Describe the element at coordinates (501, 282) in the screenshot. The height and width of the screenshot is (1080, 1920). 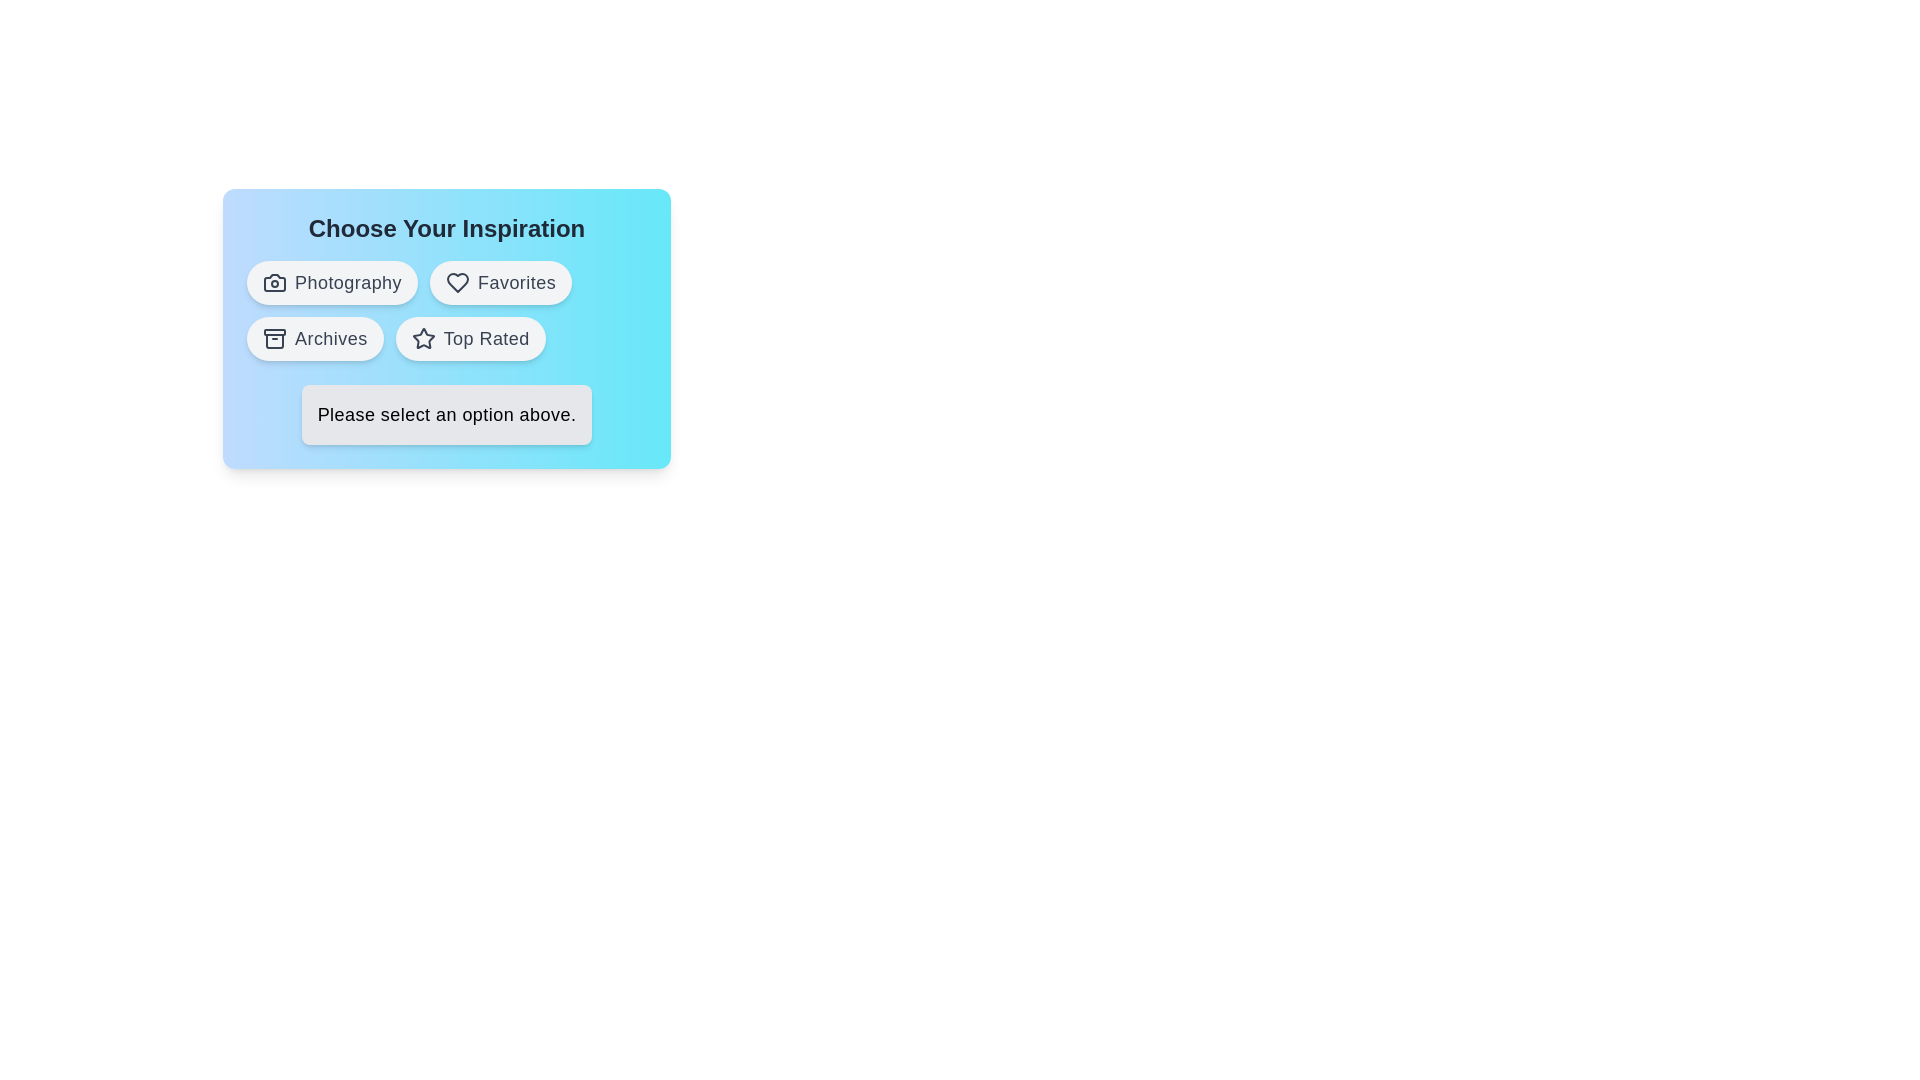
I see `the 'Favorites' button, which is the second button in a horizontal list, located between the 'Photography' and 'Archives' buttons` at that location.